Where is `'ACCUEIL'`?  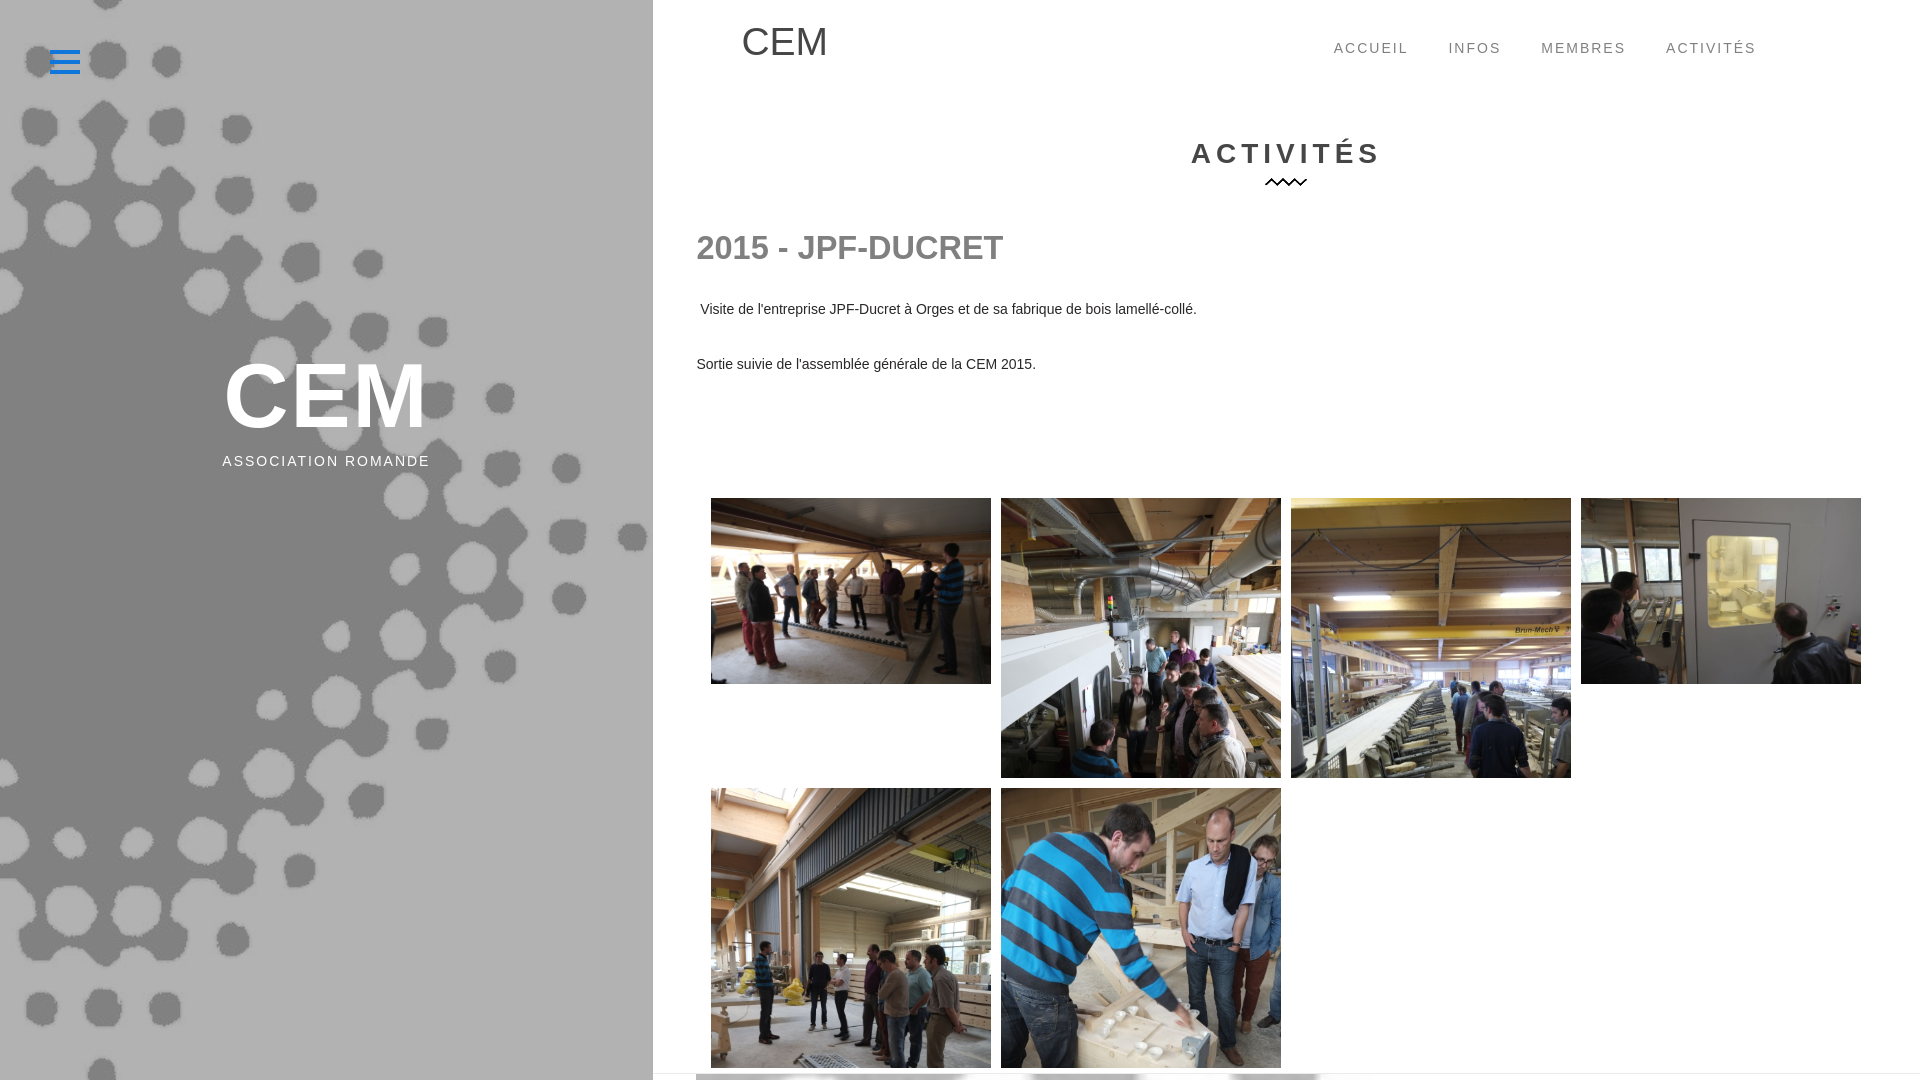
'ACCUEIL' is located at coordinates (1370, 49).